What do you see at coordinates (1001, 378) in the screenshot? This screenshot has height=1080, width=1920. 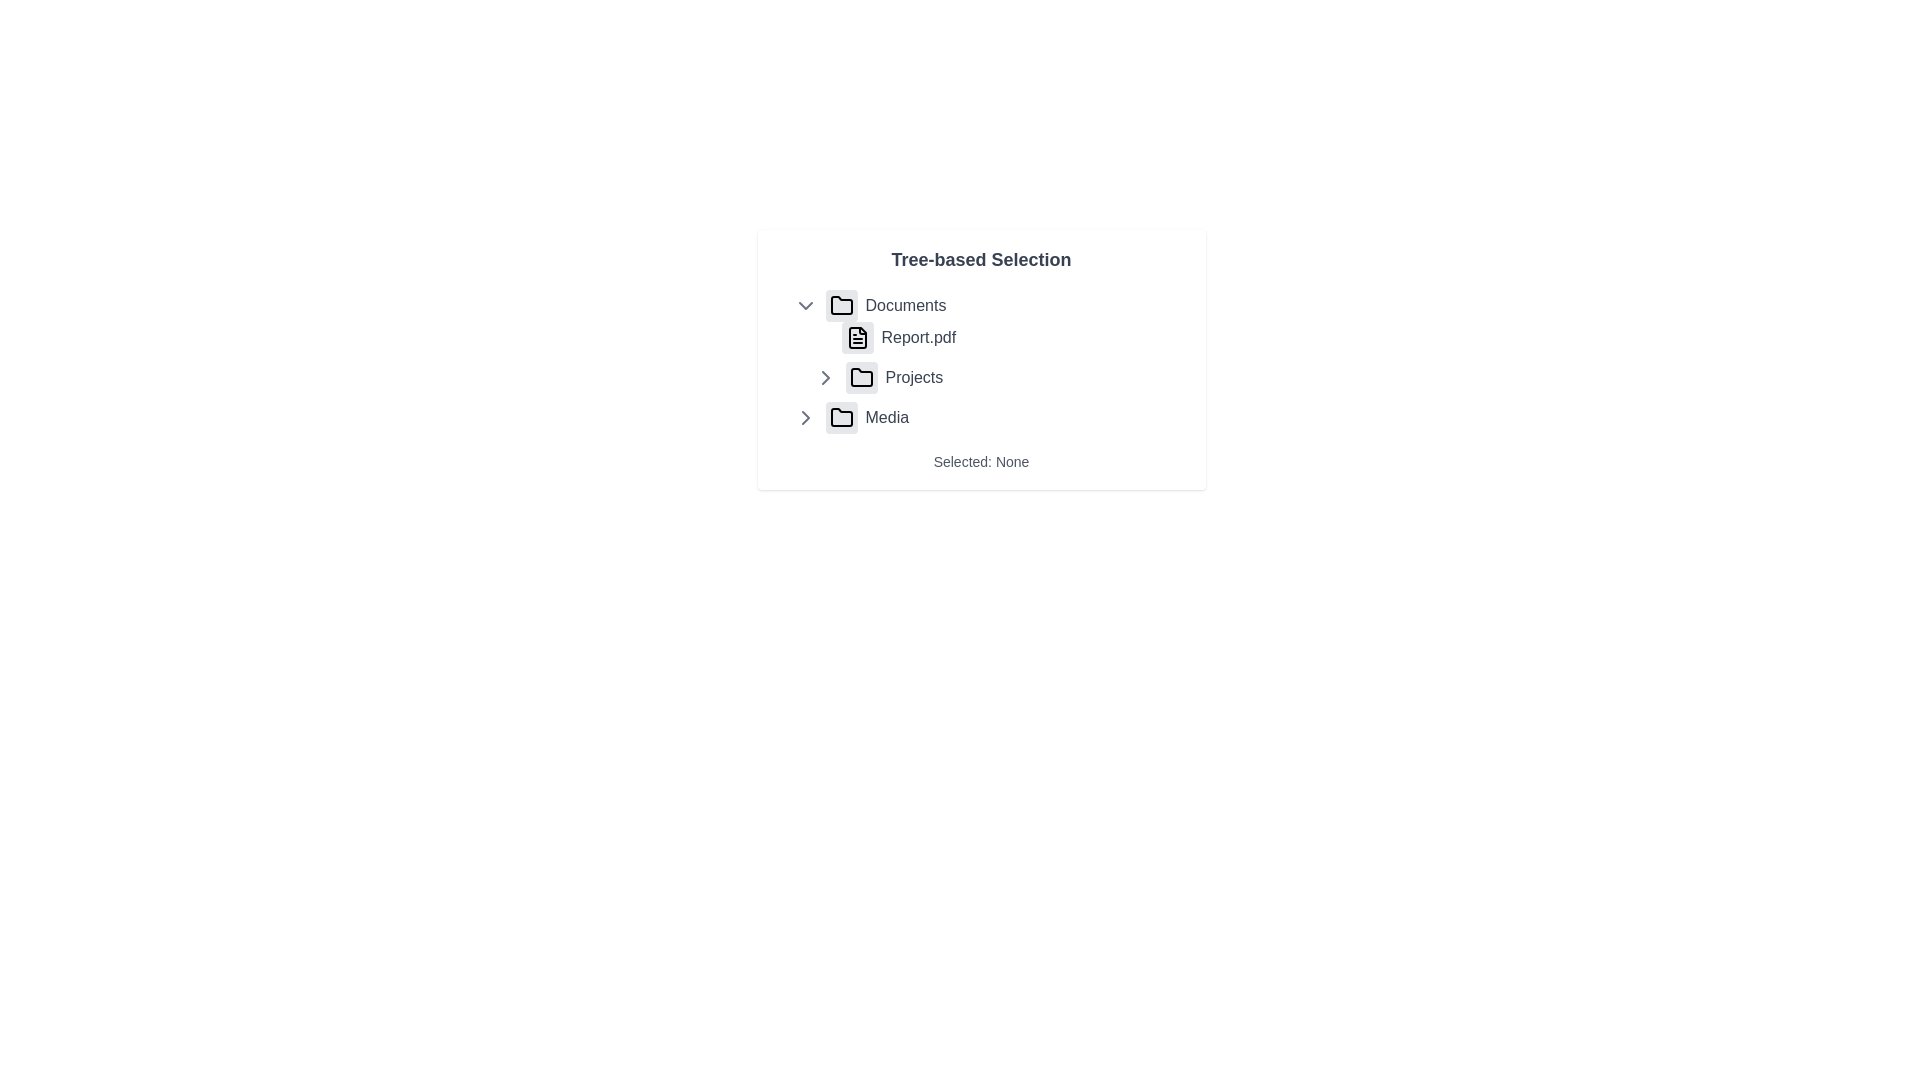 I see `the collapsible tree node representing 'Projects'` at bounding box center [1001, 378].